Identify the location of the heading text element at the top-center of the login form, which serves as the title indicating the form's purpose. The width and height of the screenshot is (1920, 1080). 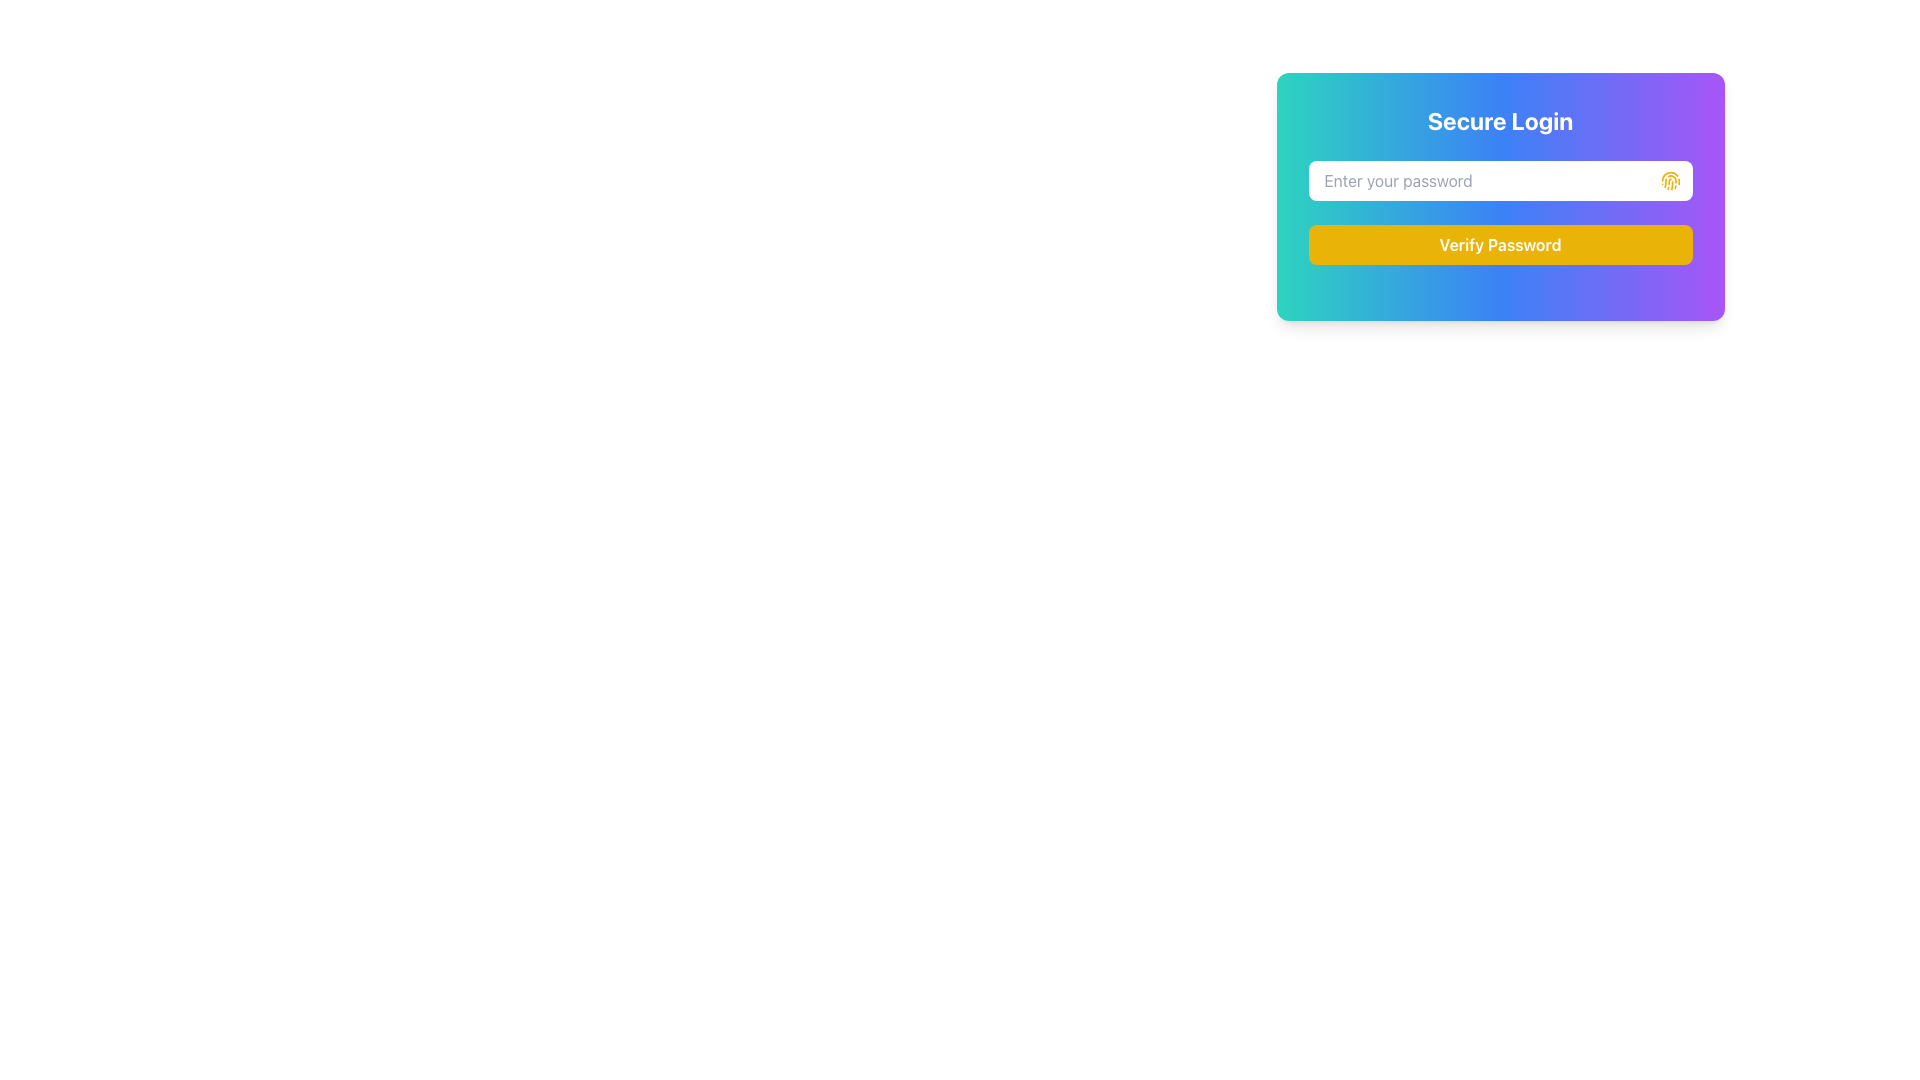
(1500, 120).